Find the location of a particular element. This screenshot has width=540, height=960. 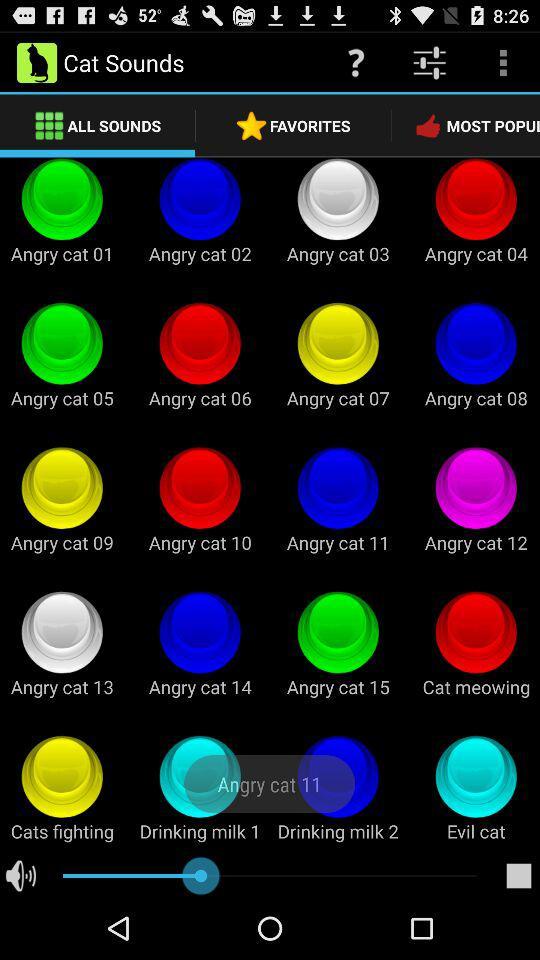

the volume icon is located at coordinates (20, 937).